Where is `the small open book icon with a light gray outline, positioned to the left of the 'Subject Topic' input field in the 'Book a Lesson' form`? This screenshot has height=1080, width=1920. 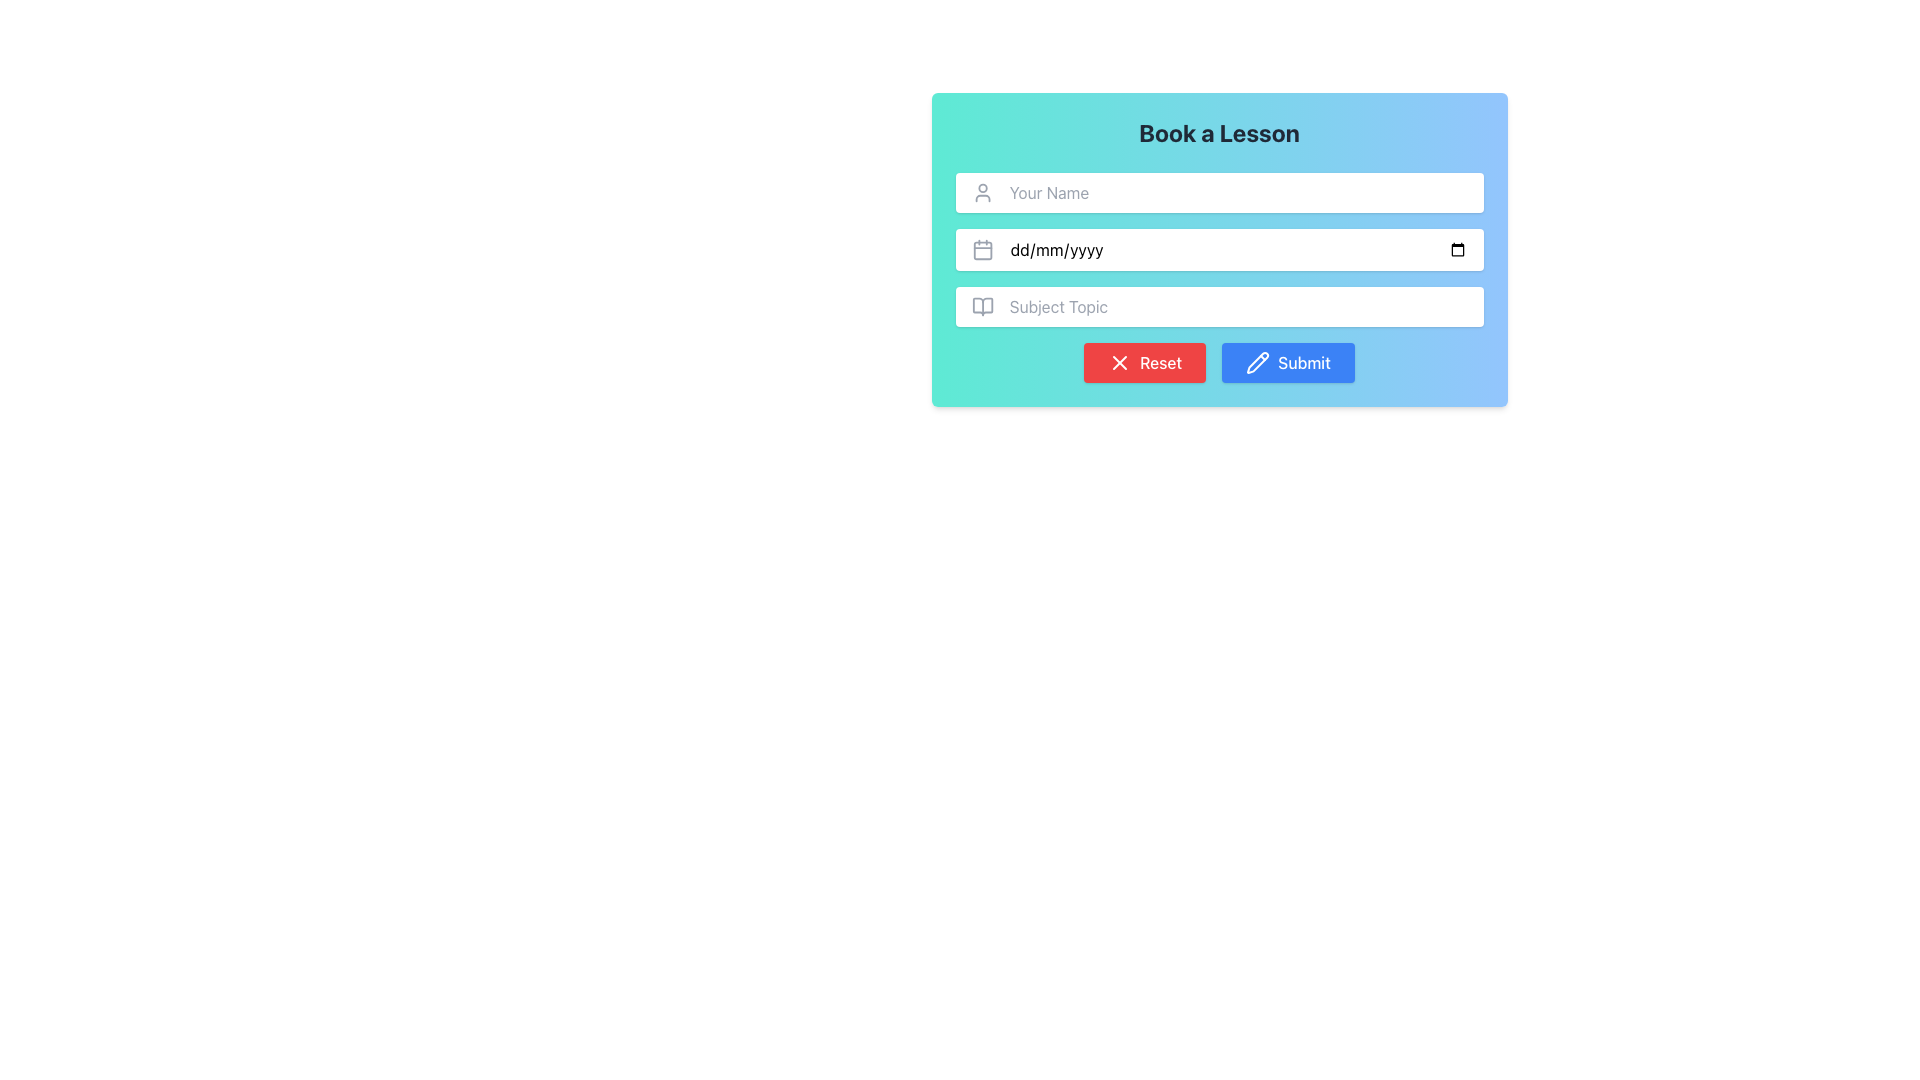 the small open book icon with a light gray outline, positioned to the left of the 'Subject Topic' input field in the 'Book a Lesson' form is located at coordinates (982, 307).